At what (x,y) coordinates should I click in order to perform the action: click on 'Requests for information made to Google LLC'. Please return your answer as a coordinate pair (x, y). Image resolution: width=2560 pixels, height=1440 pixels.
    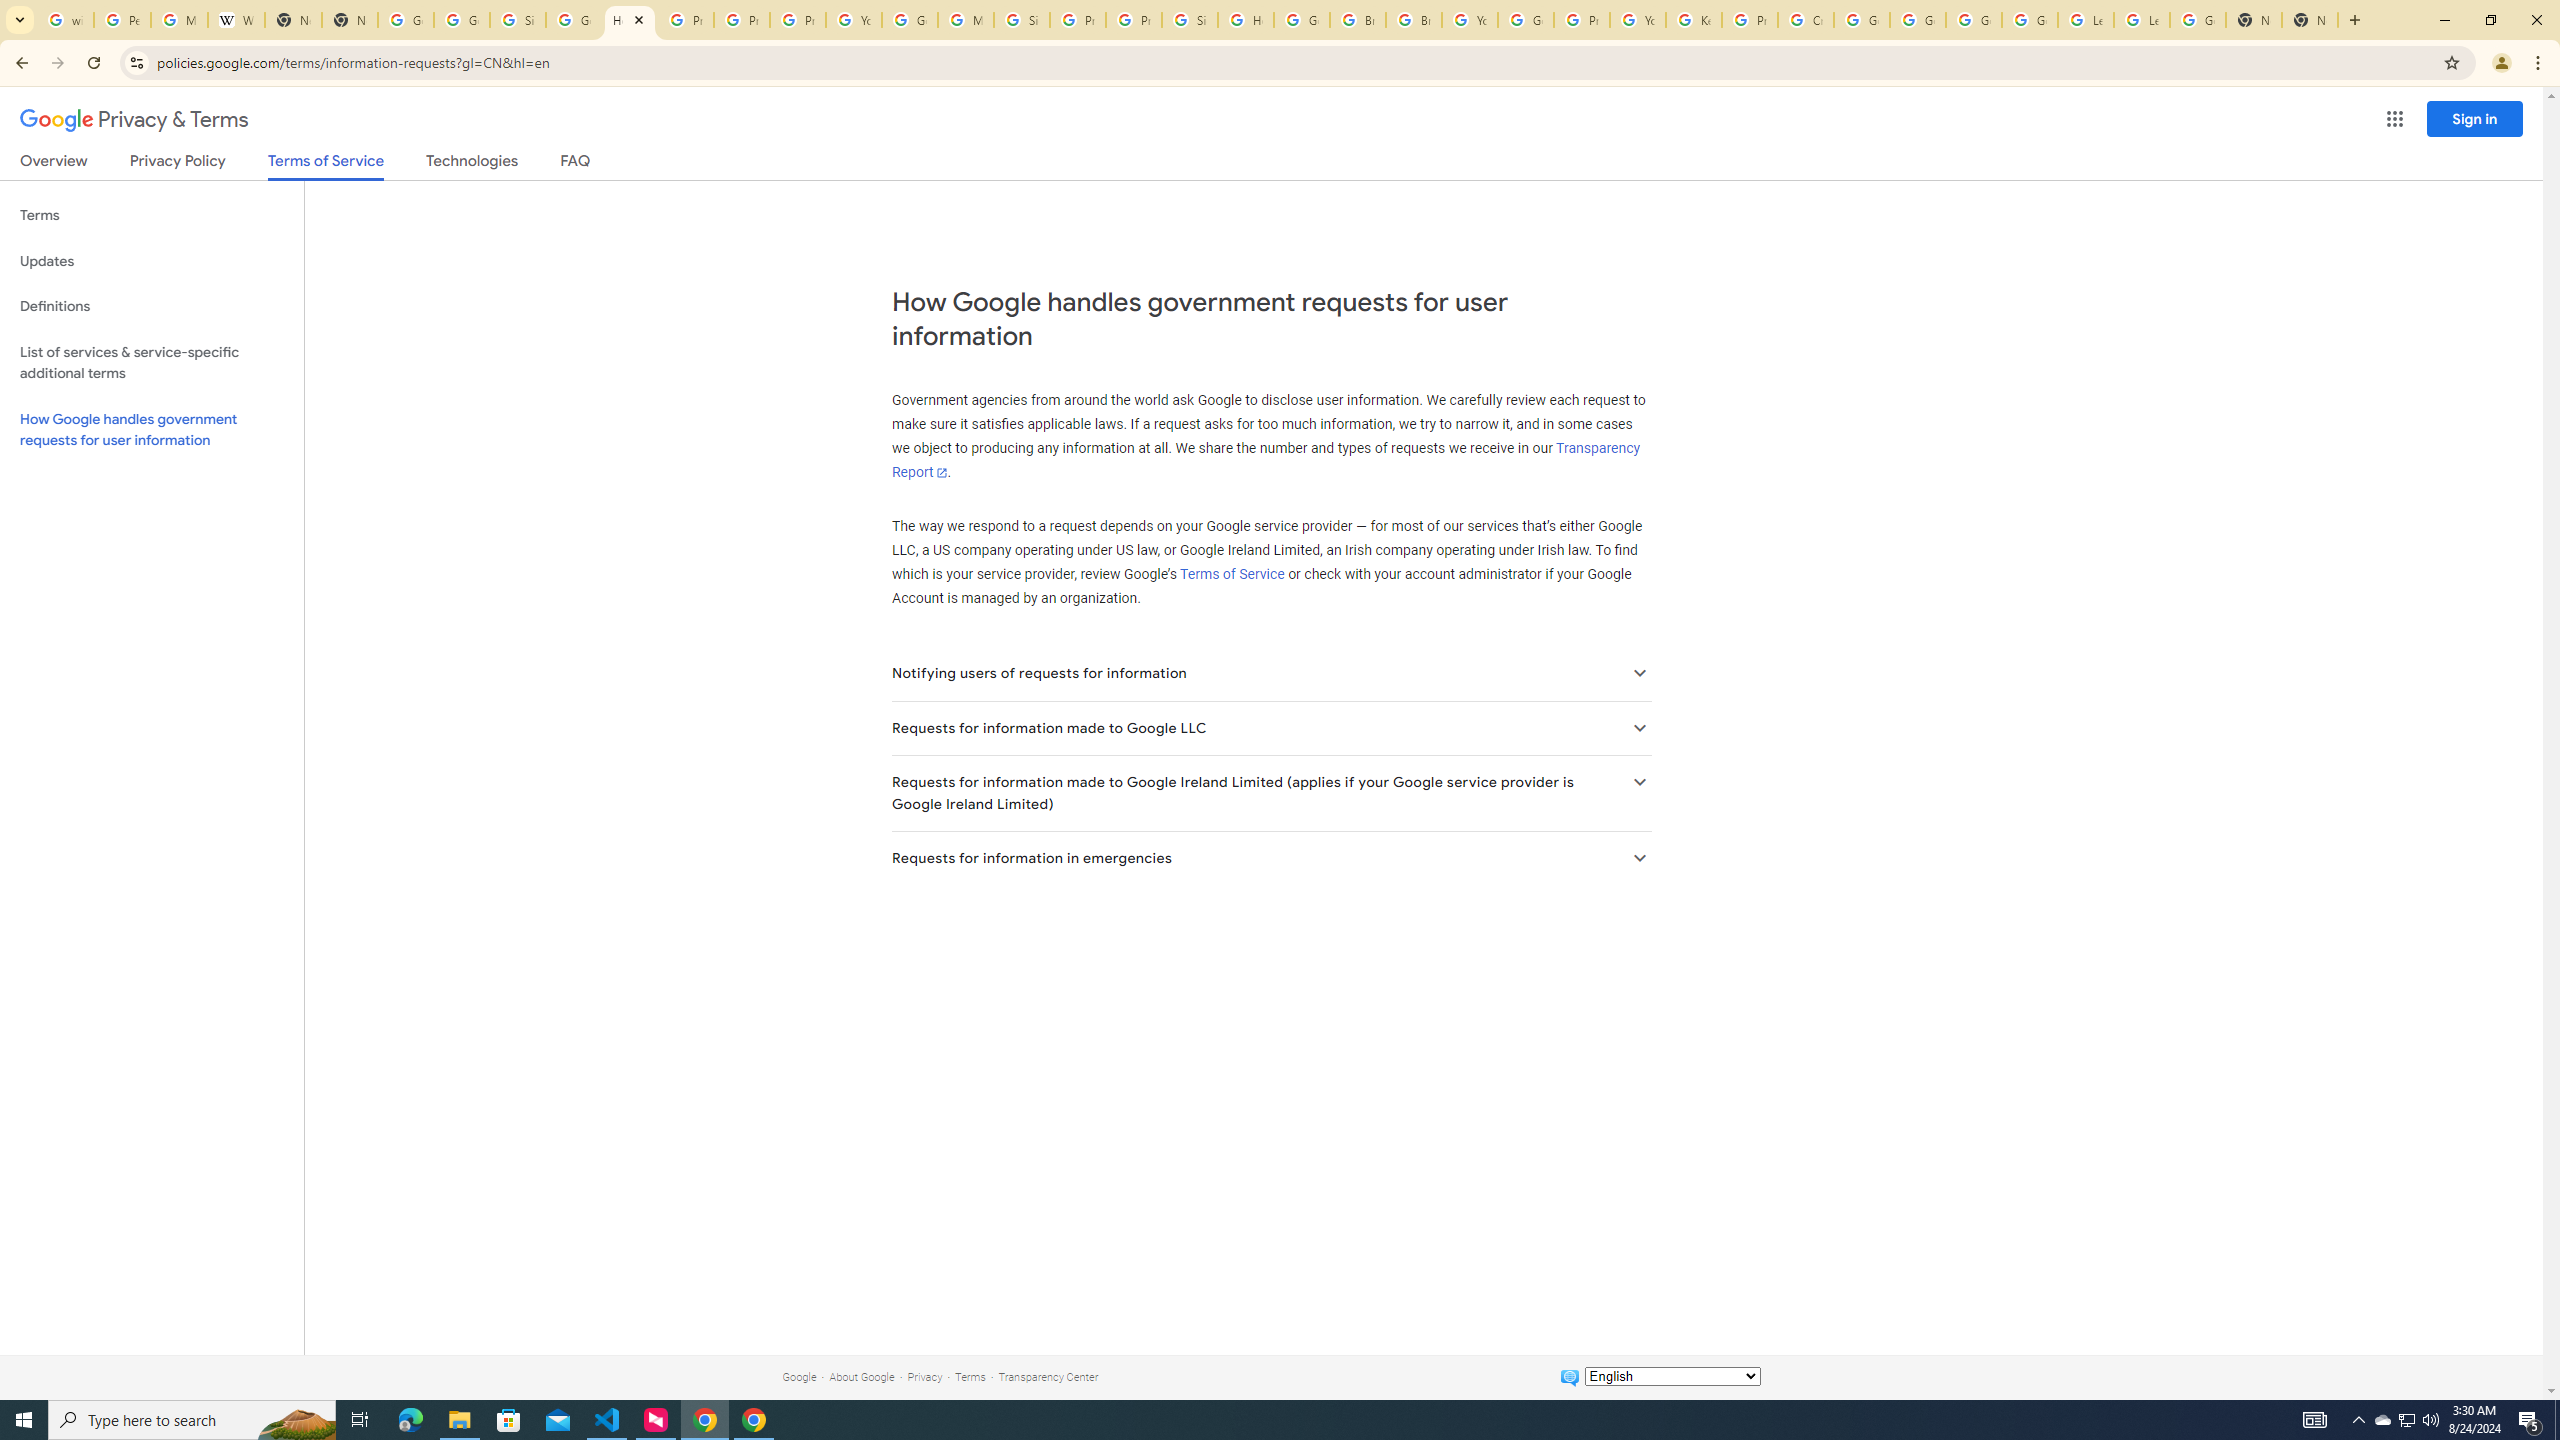
    Looking at the image, I should click on (1271, 727).